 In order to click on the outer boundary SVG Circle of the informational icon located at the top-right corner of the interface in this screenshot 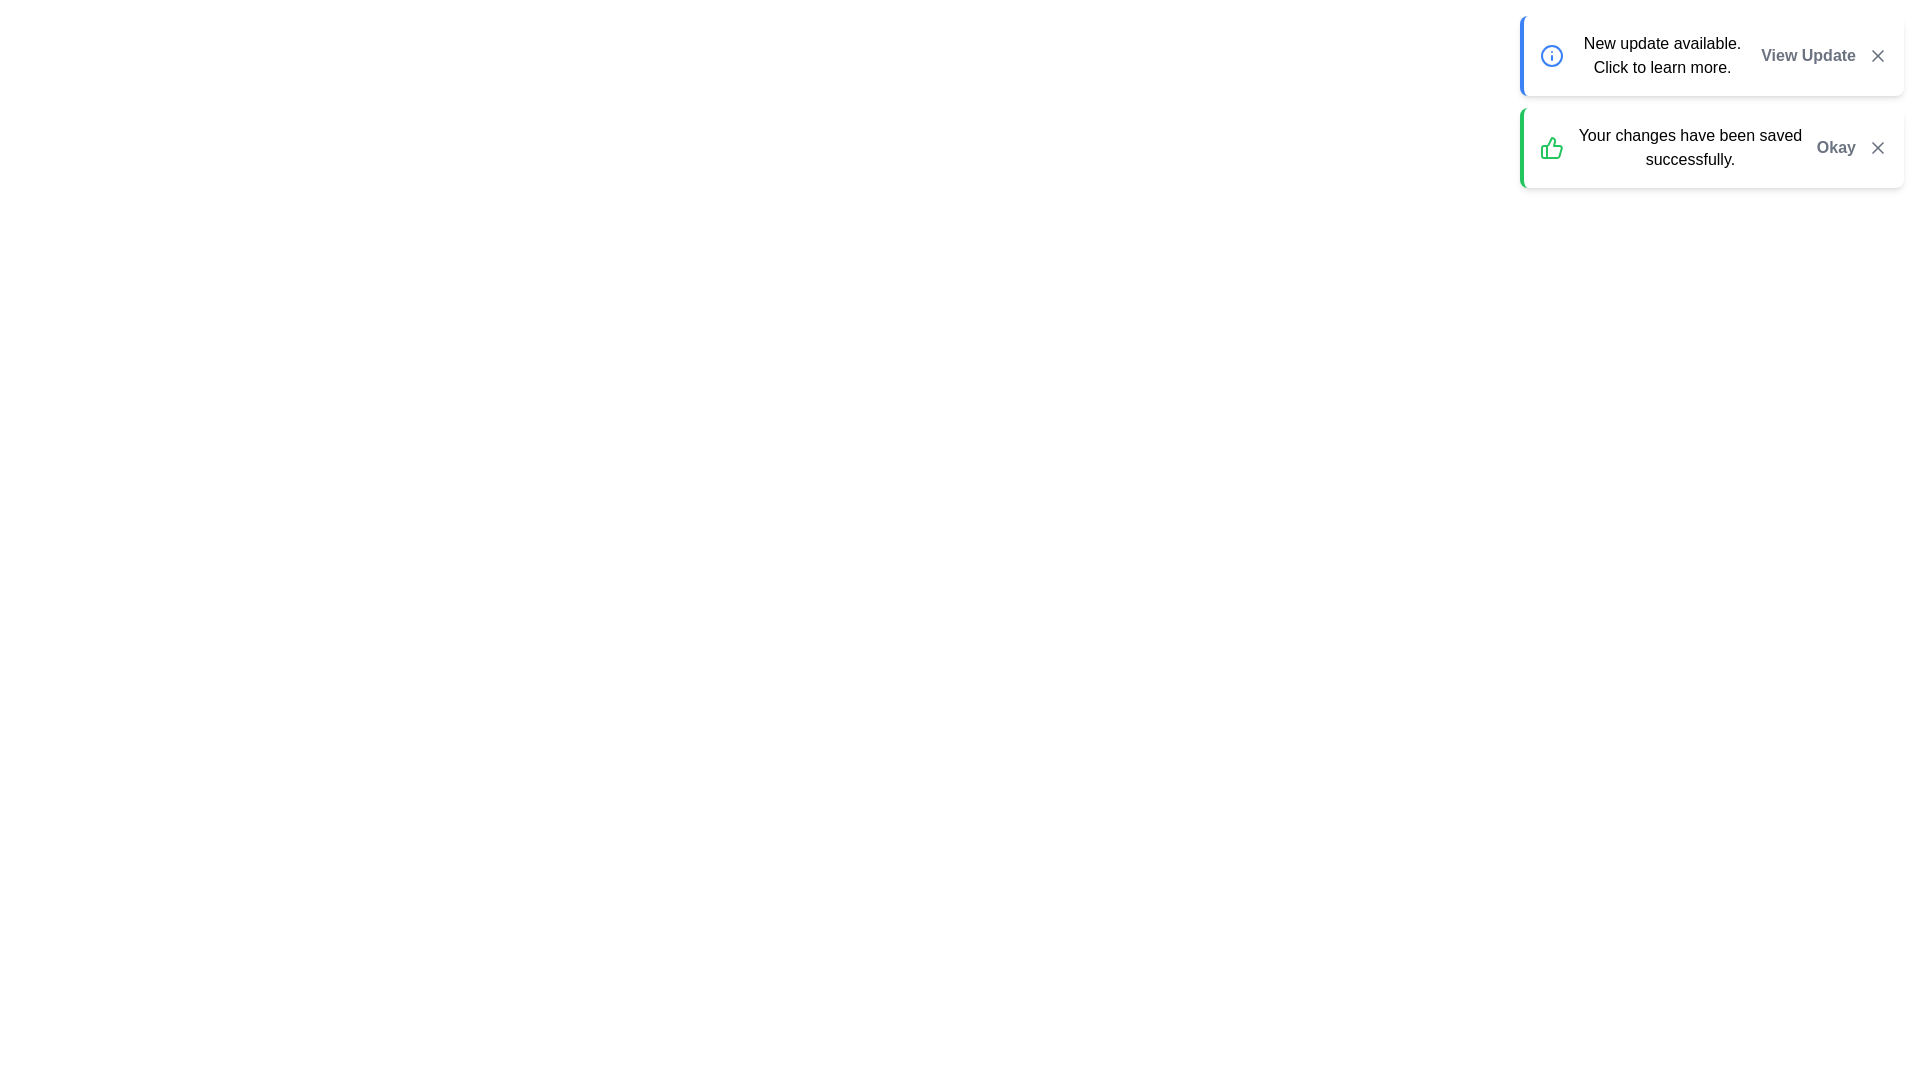, I will do `click(1550, 55)`.